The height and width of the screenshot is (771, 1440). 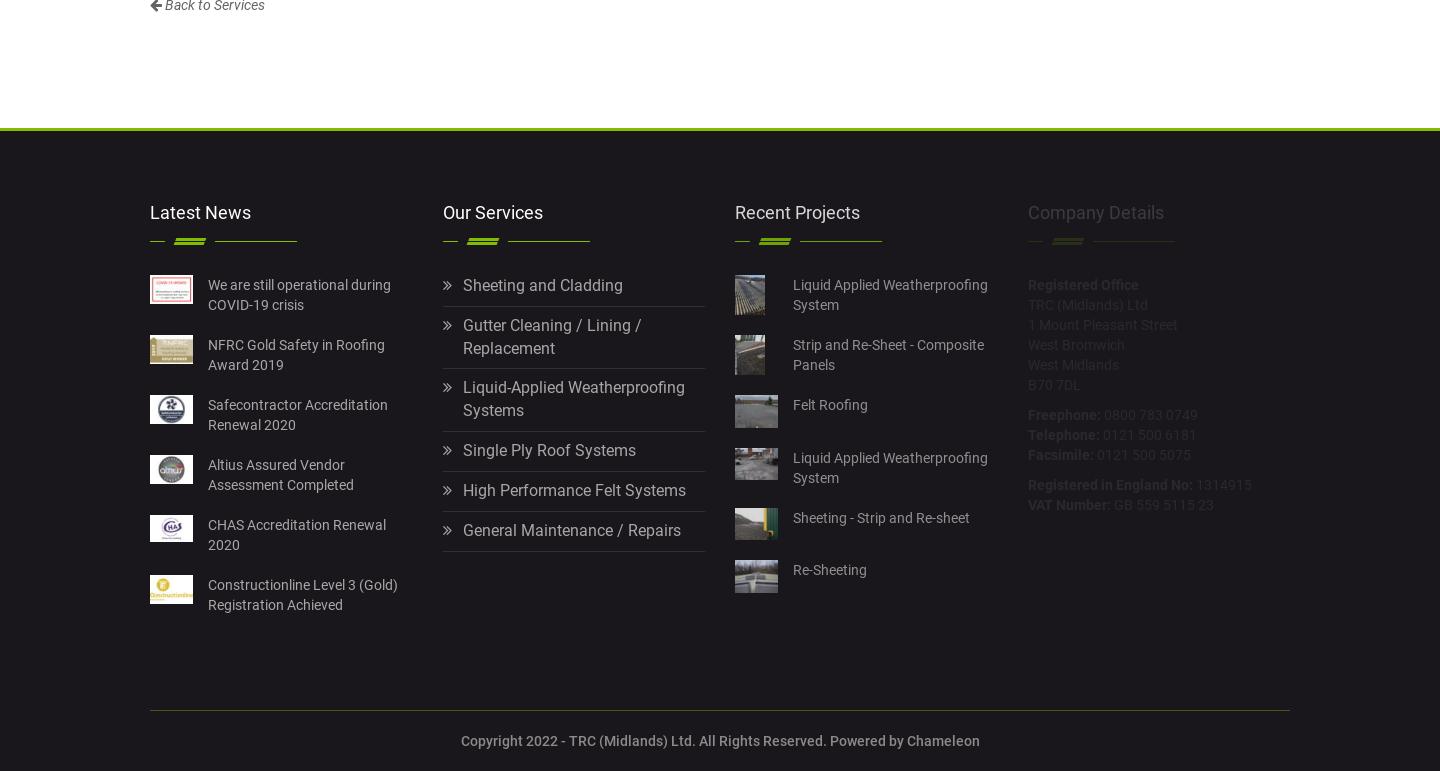 What do you see at coordinates (1075, 343) in the screenshot?
I see `'West Bromwich'` at bounding box center [1075, 343].